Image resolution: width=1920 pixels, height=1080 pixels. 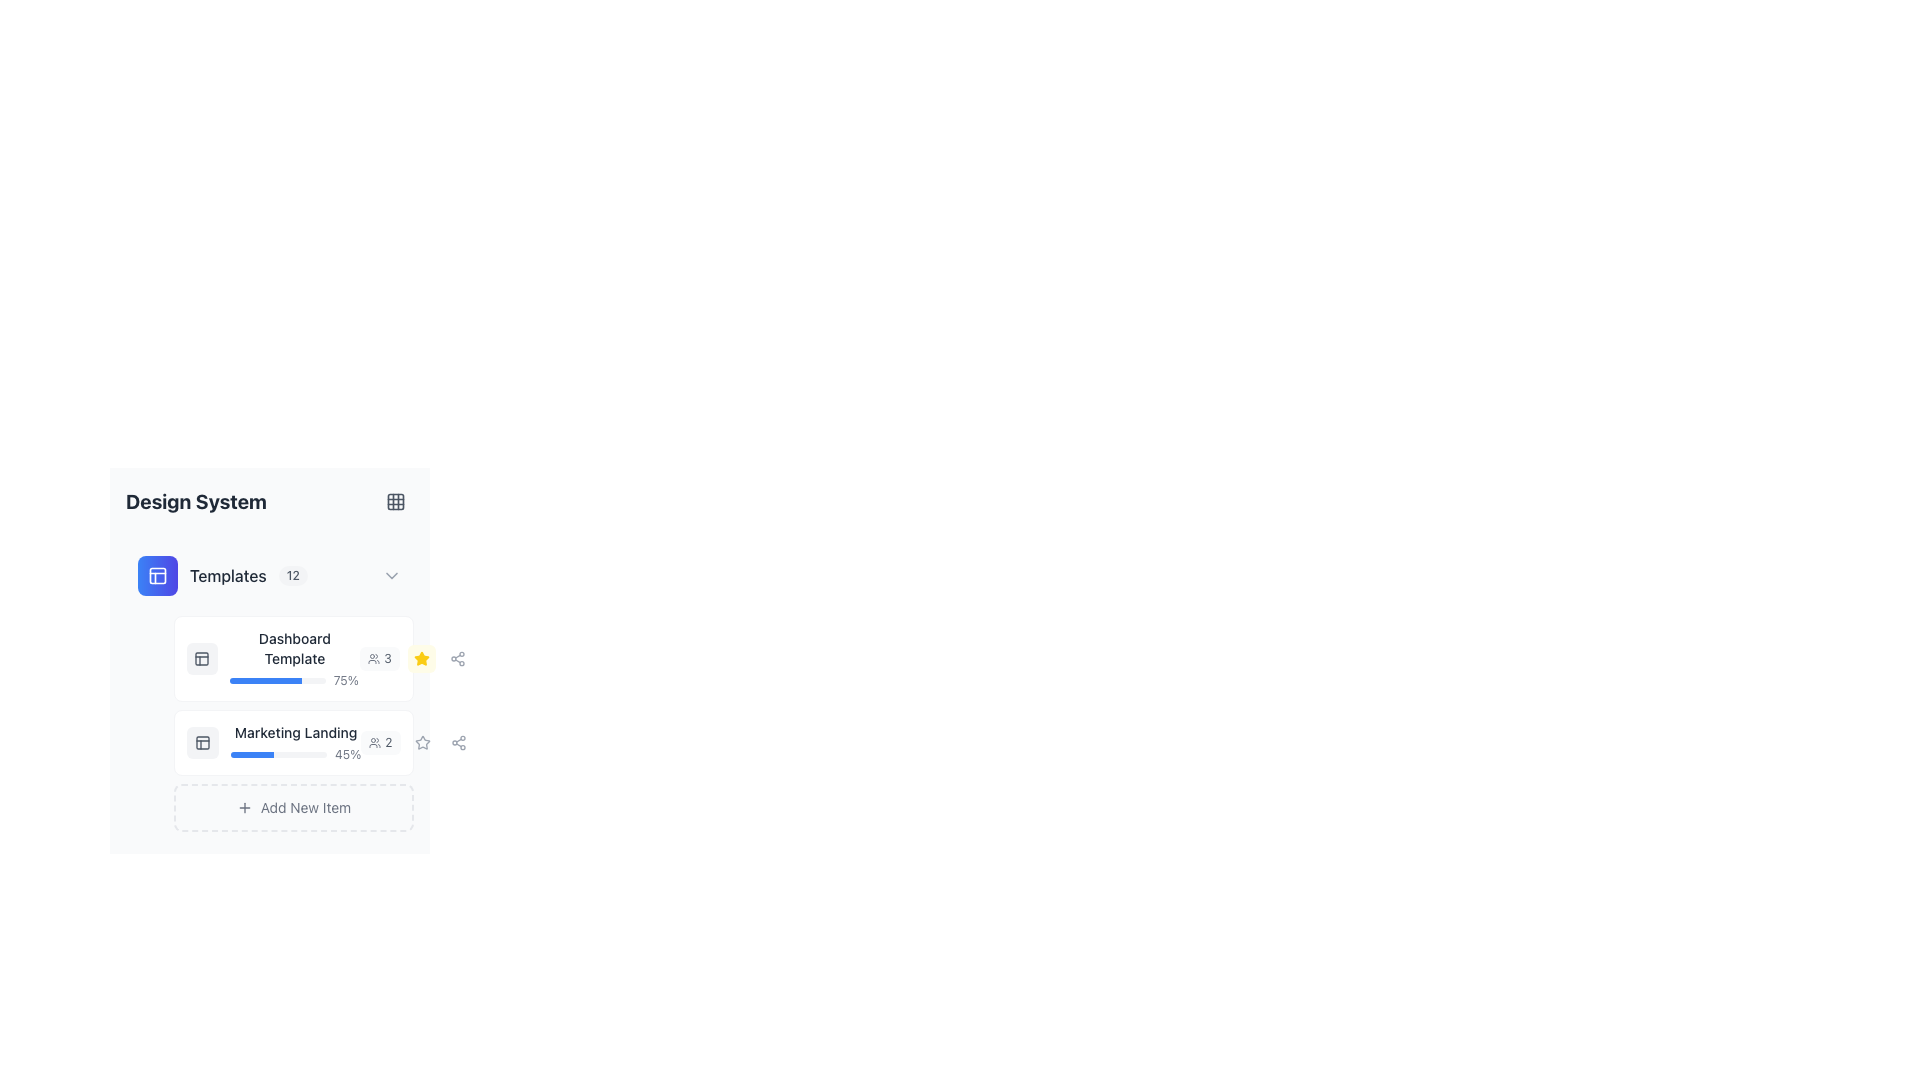 What do you see at coordinates (388, 659) in the screenshot?
I see `the informational Text Label that indicates a numerical count, located at the rightmost side within a horizontally aligned group of elements in the second row of a list of items` at bounding box center [388, 659].